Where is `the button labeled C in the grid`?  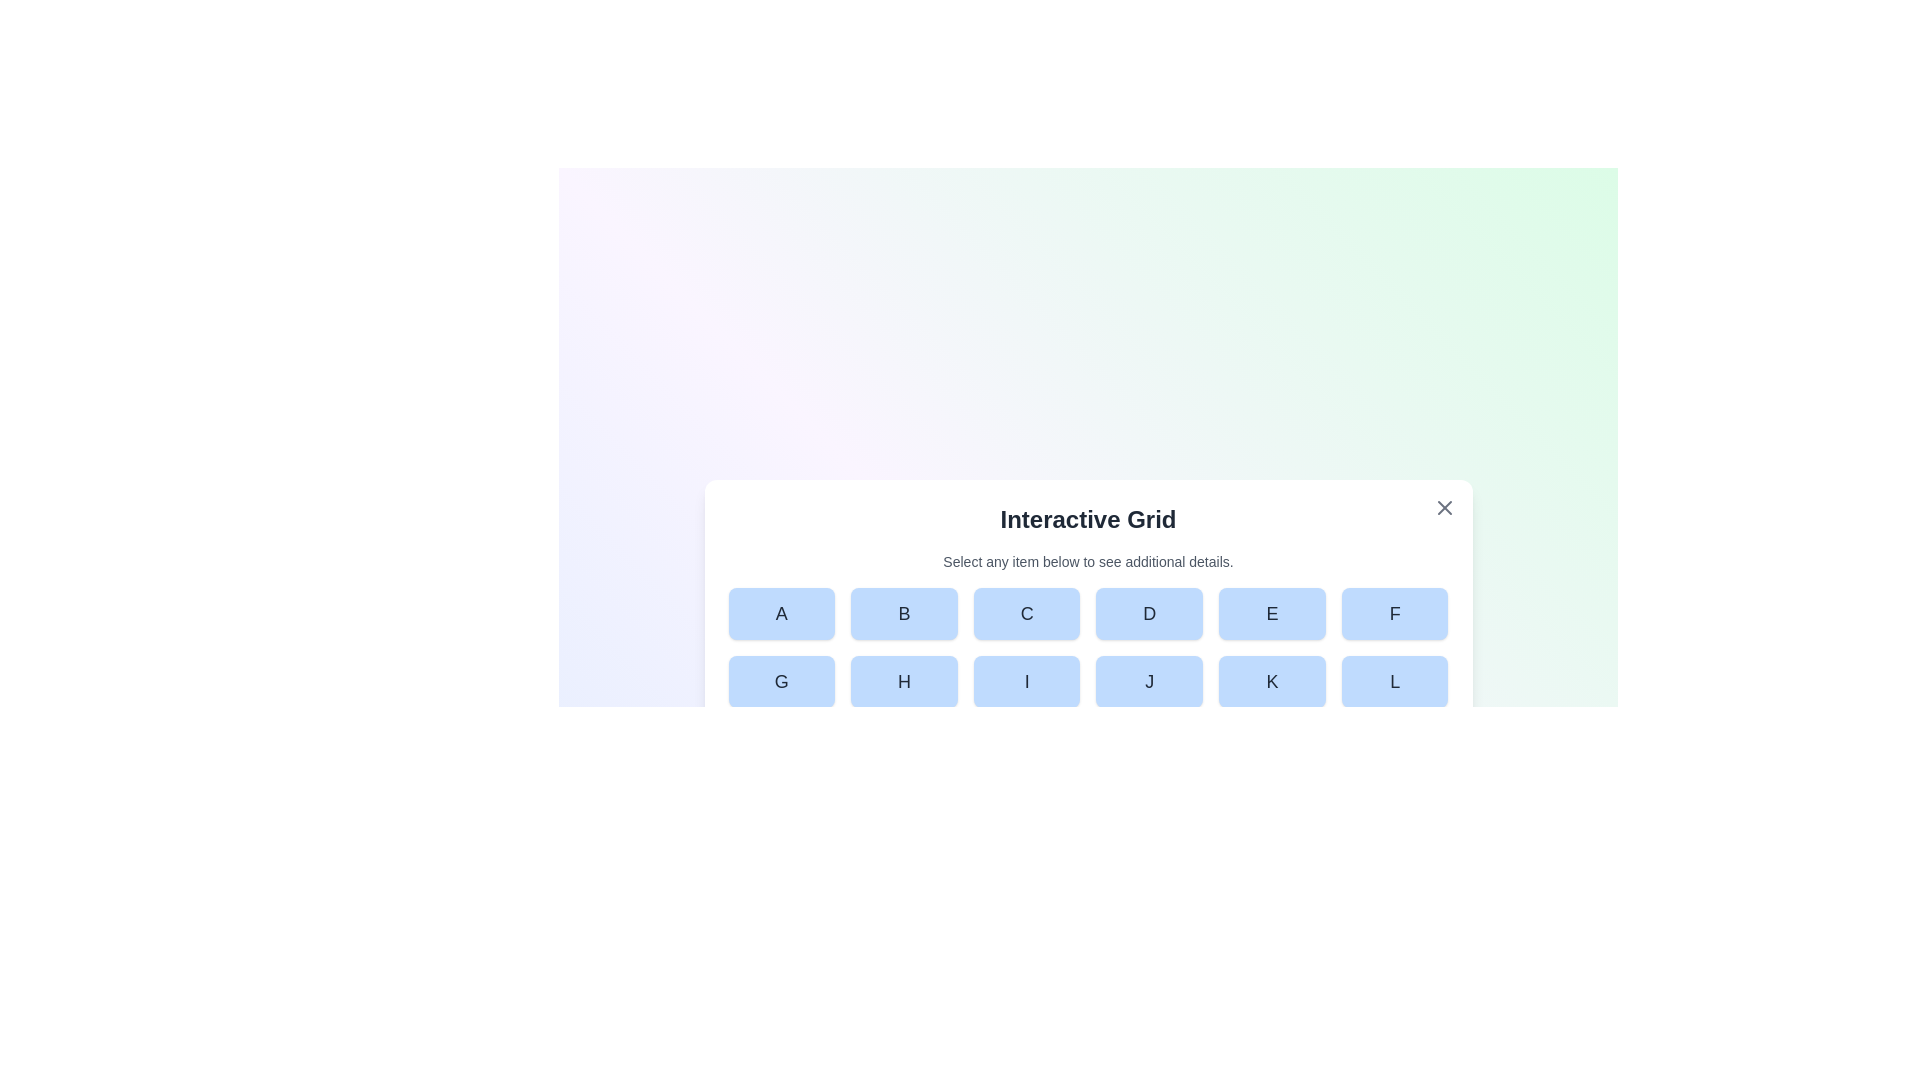 the button labeled C in the grid is located at coordinates (1027, 612).